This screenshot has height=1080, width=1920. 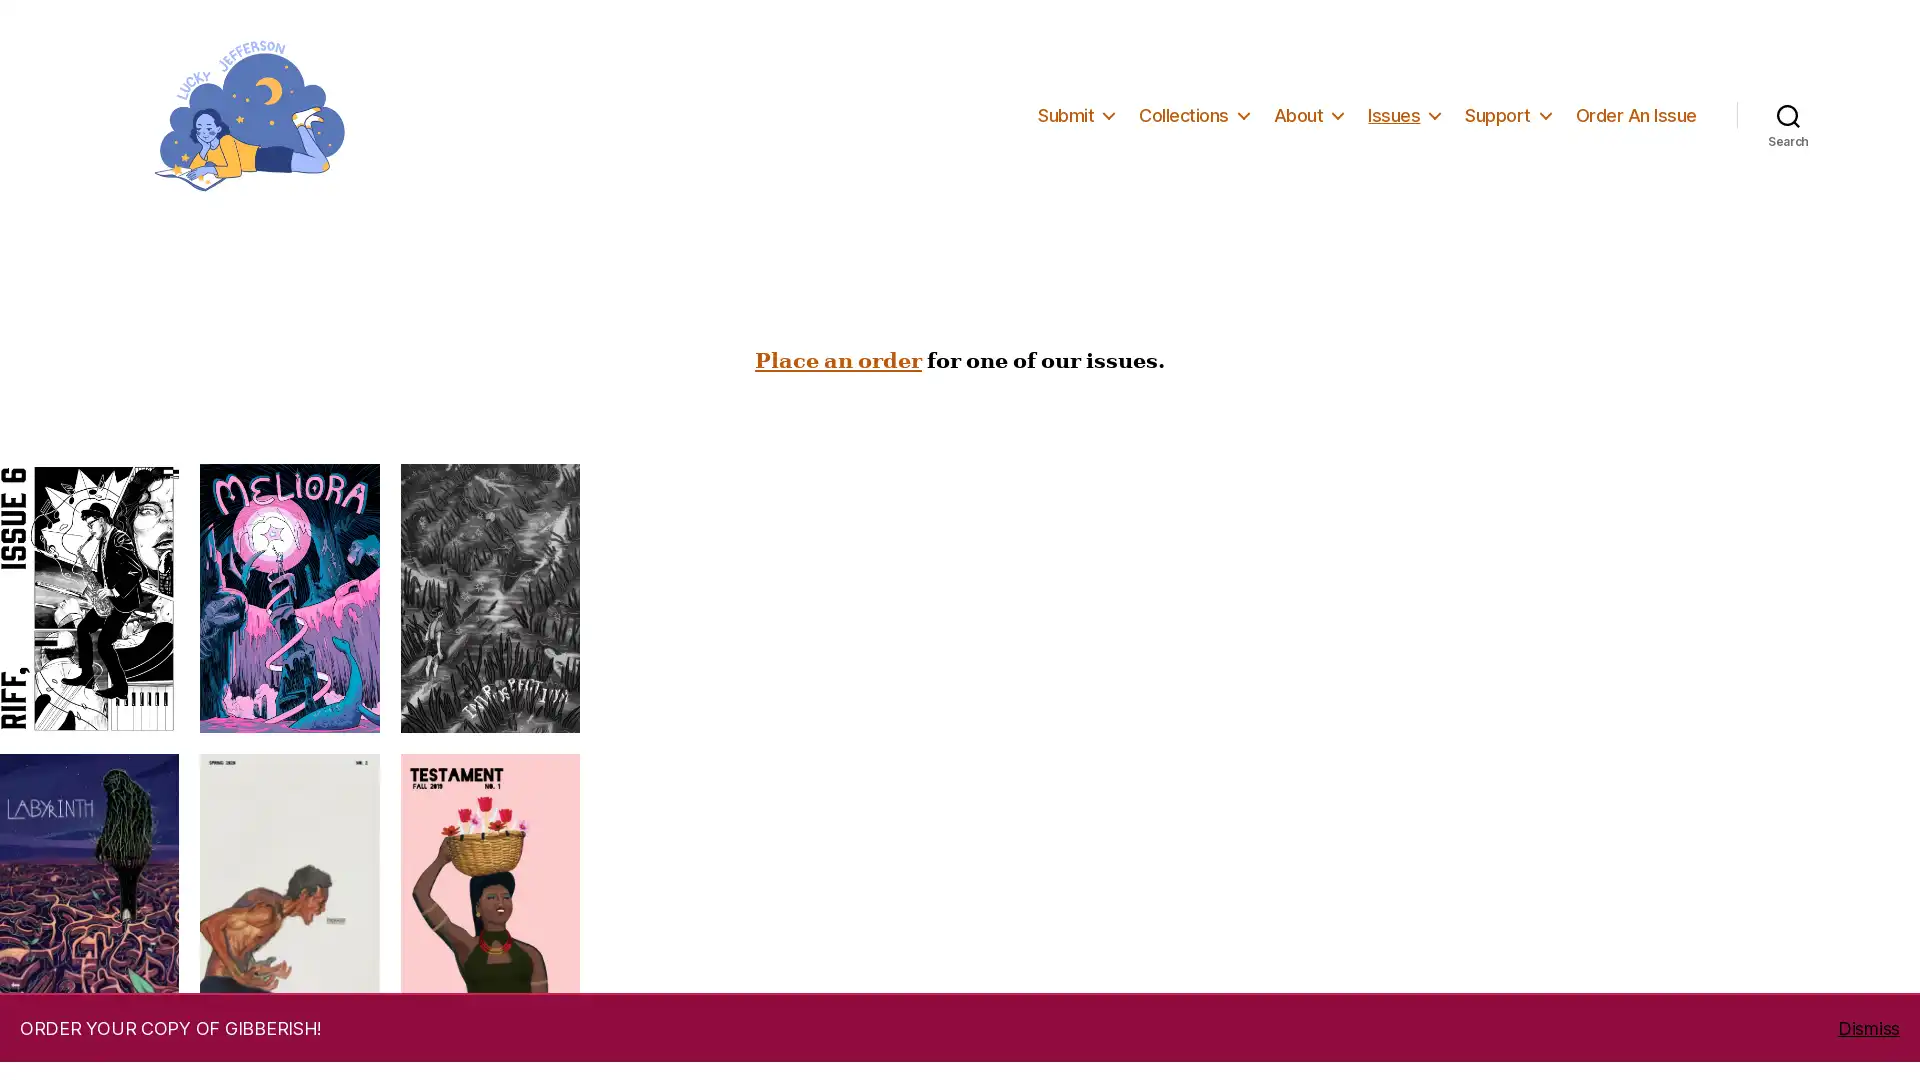 What do you see at coordinates (1788, 115) in the screenshot?
I see `Search` at bounding box center [1788, 115].